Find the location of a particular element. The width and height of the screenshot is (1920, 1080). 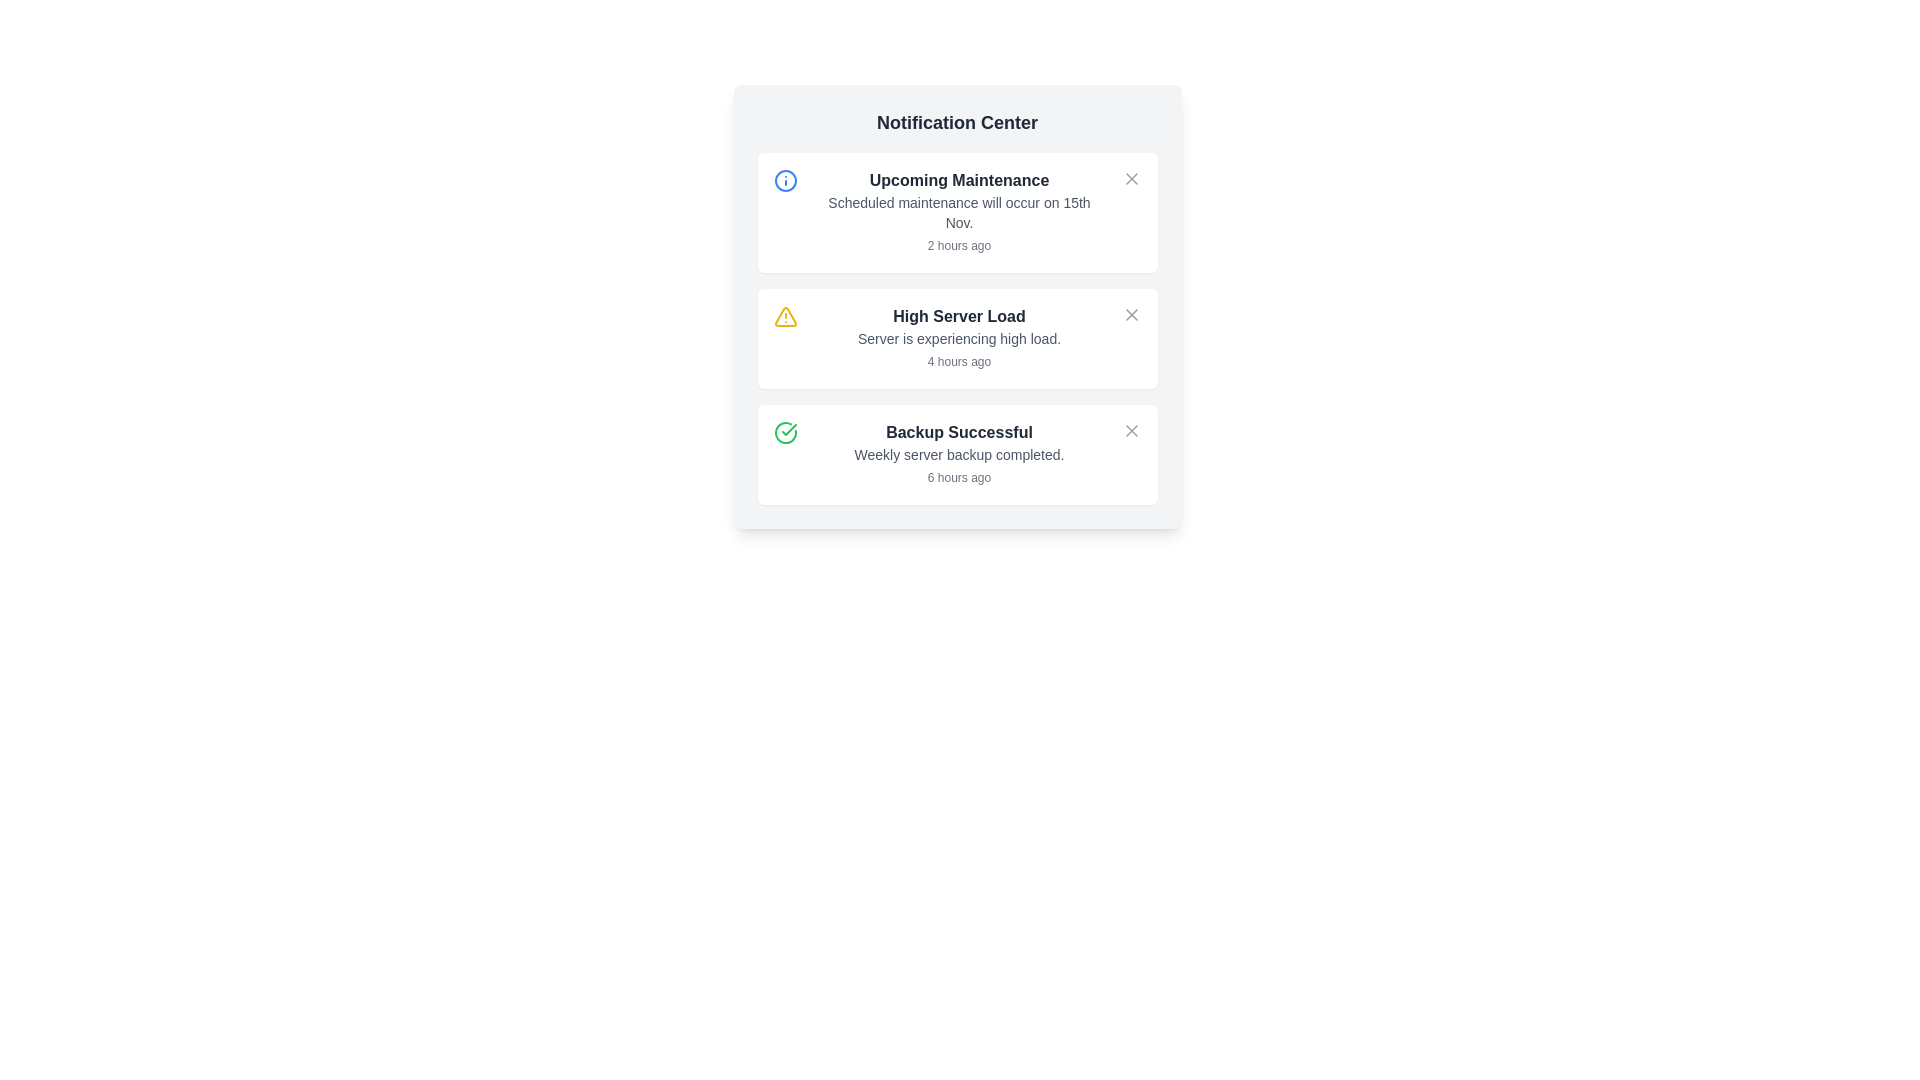

the 'X'-shaped icon button located at the top-right corner of the 'High Server Load' notification block is located at coordinates (1131, 430).